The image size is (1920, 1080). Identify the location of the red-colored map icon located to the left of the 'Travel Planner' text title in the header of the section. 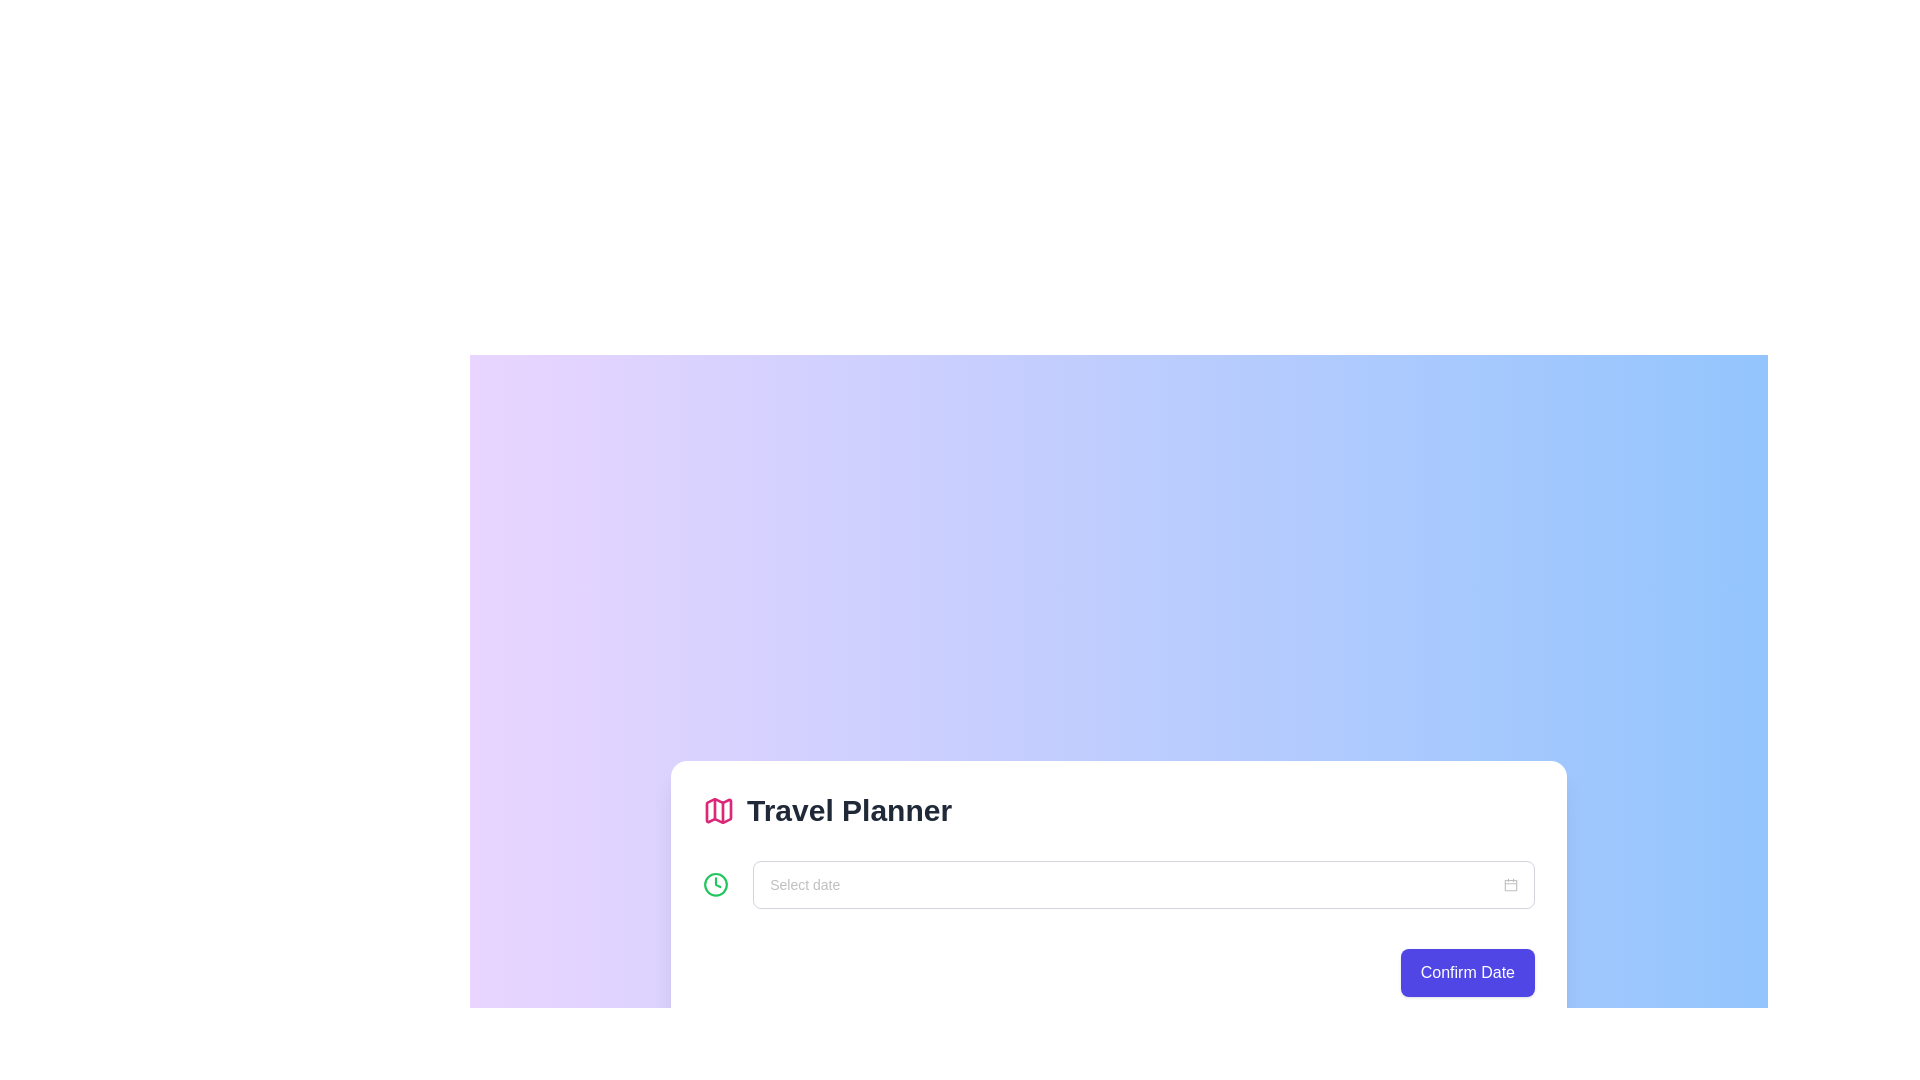
(719, 810).